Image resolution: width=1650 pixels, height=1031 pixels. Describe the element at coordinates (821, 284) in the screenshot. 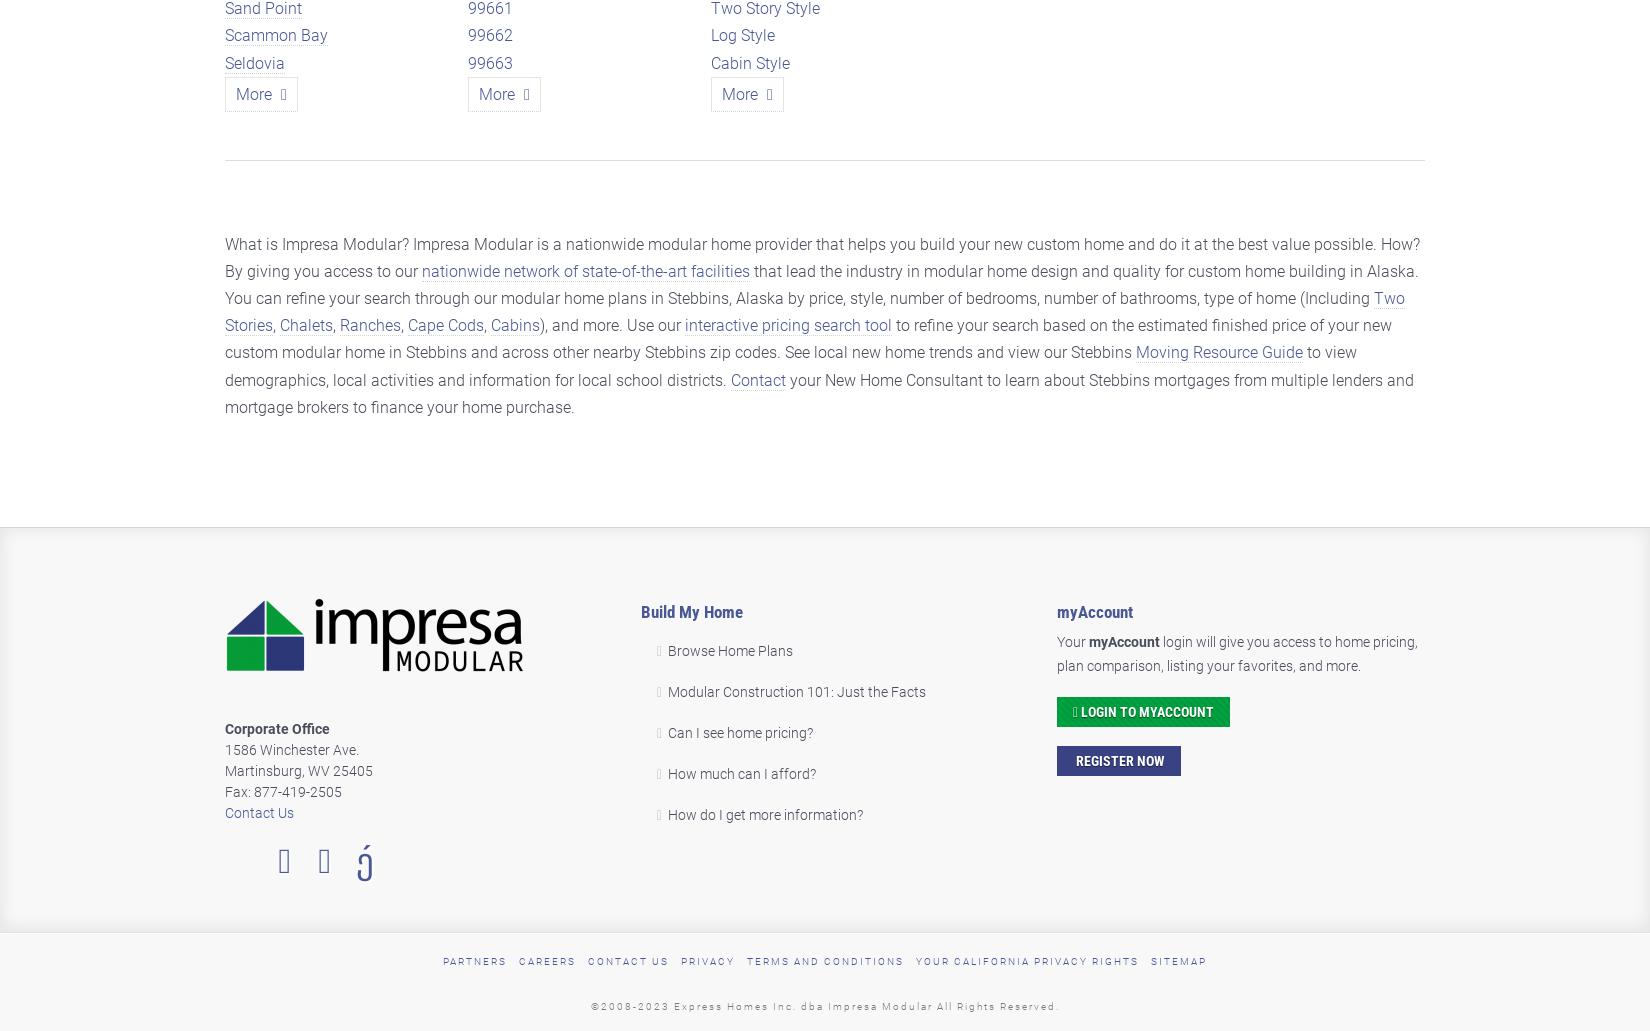

I see `'that lead the industry in modular home design and quality for custom home building in Alaska. You can refine your search through our modular home plans in Stebbins, Alaska by price, style, number of bedrooms, number of bathrooms, type of home (Including'` at that location.